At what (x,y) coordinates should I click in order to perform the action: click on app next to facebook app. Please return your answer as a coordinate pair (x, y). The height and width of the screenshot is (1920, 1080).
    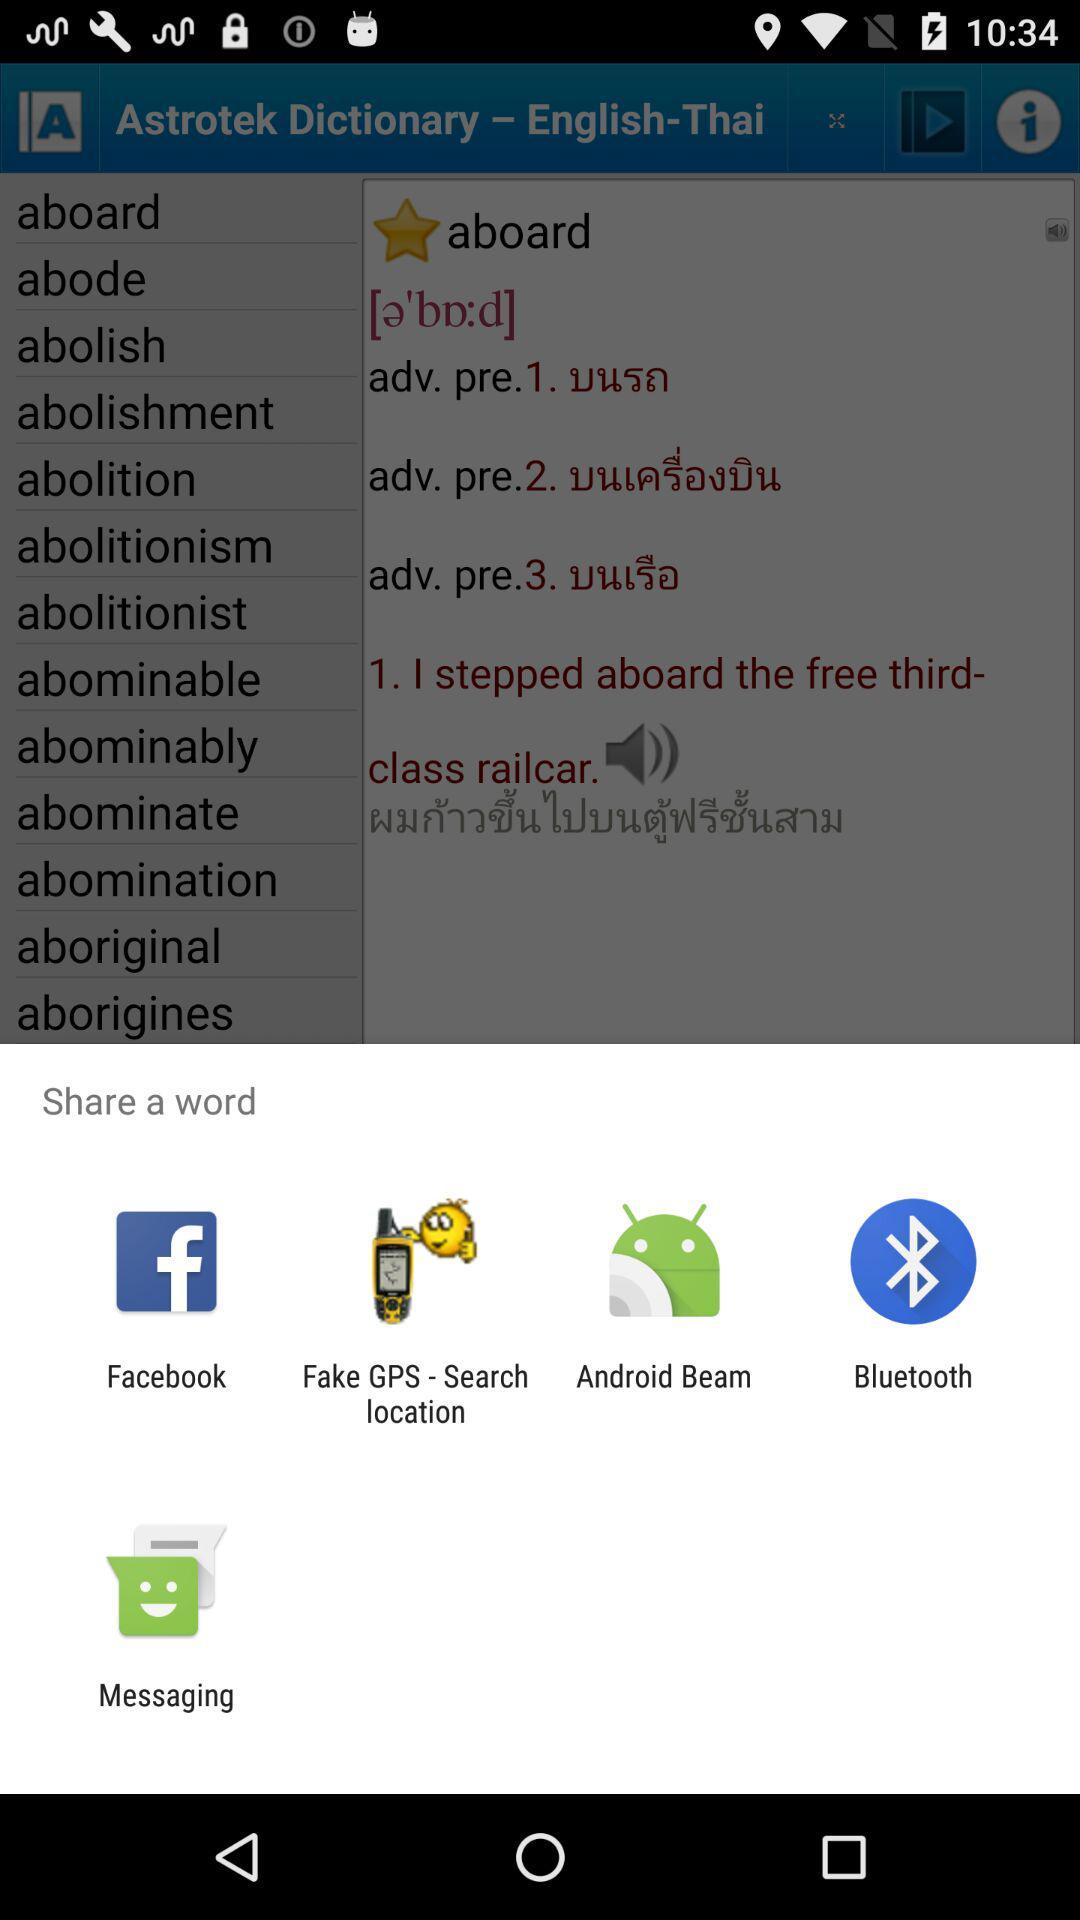
    Looking at the image, I should click on (414, 1392).